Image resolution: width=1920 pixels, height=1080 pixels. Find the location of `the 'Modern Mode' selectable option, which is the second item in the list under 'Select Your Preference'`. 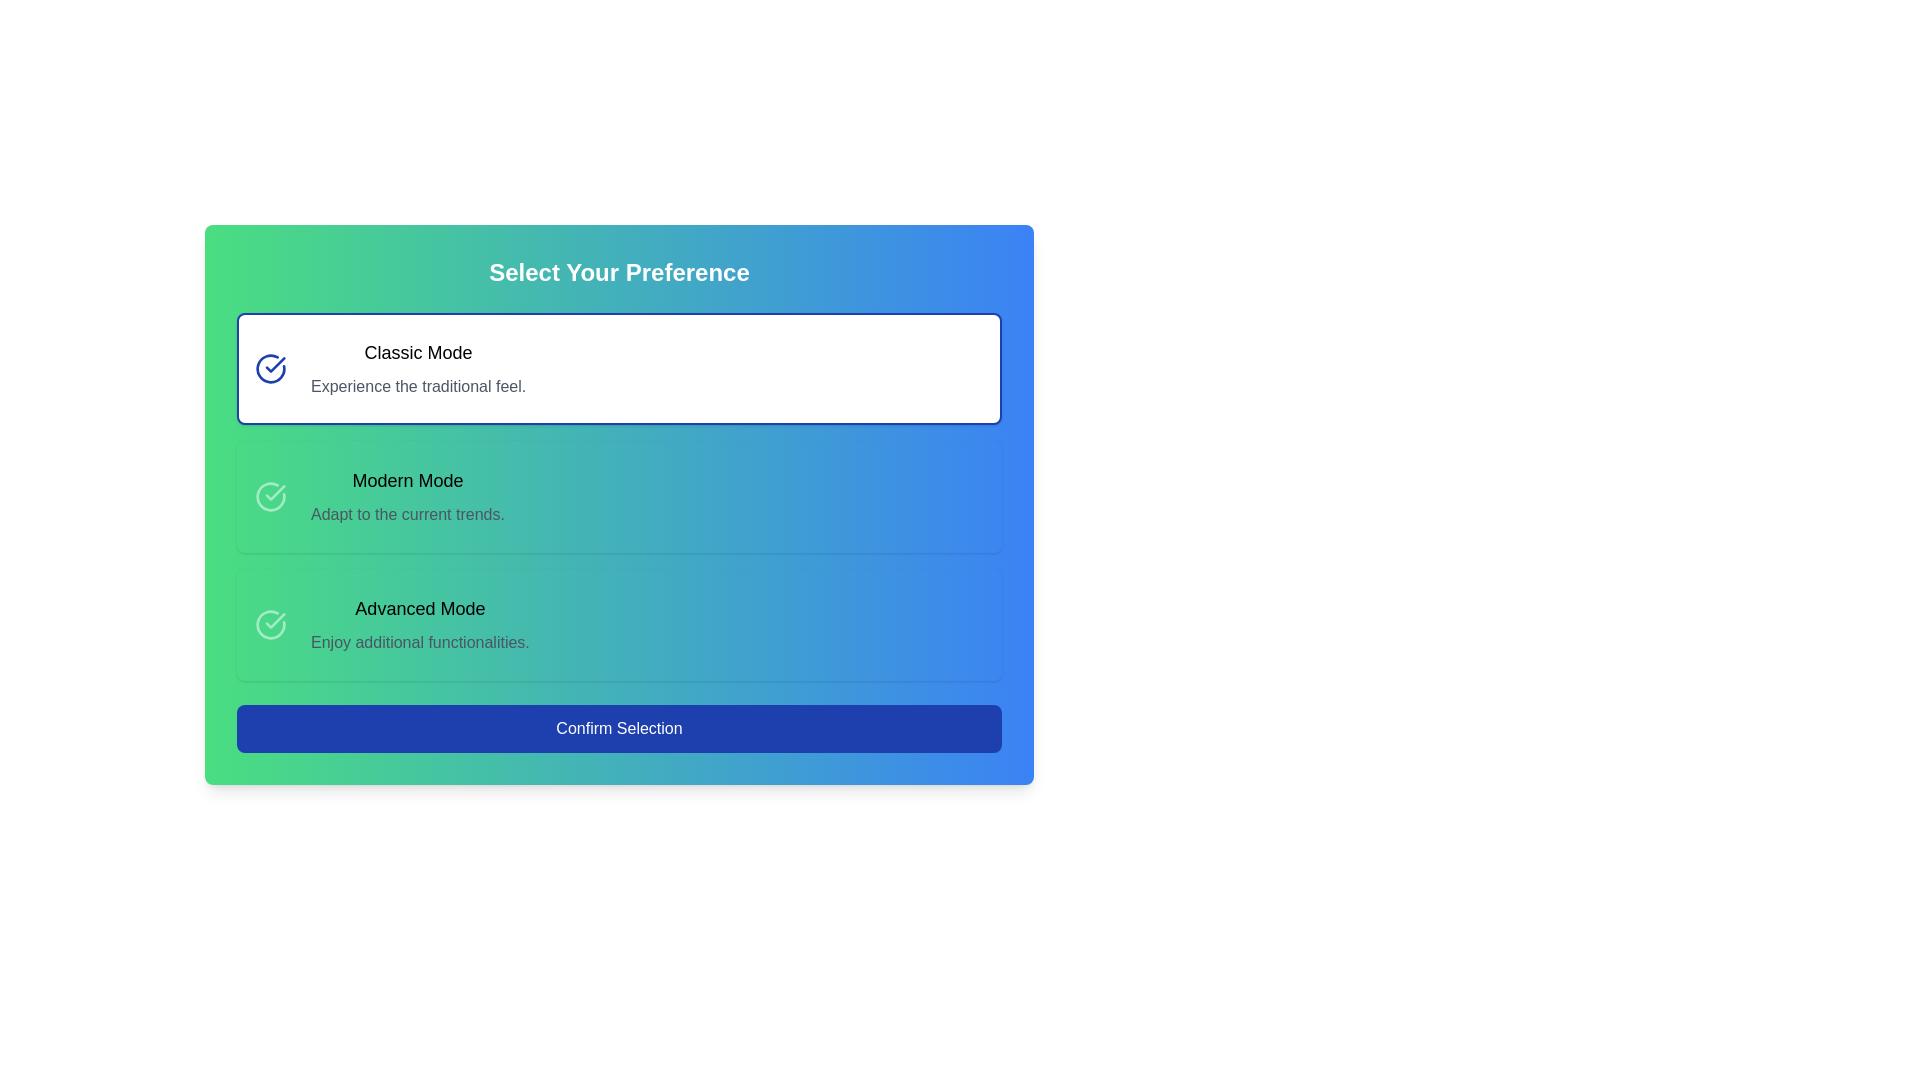

the 'Modern Mode' selectable option, which is the second item in the list under 'Select Your Preference' is located at coordinates (618, 496).